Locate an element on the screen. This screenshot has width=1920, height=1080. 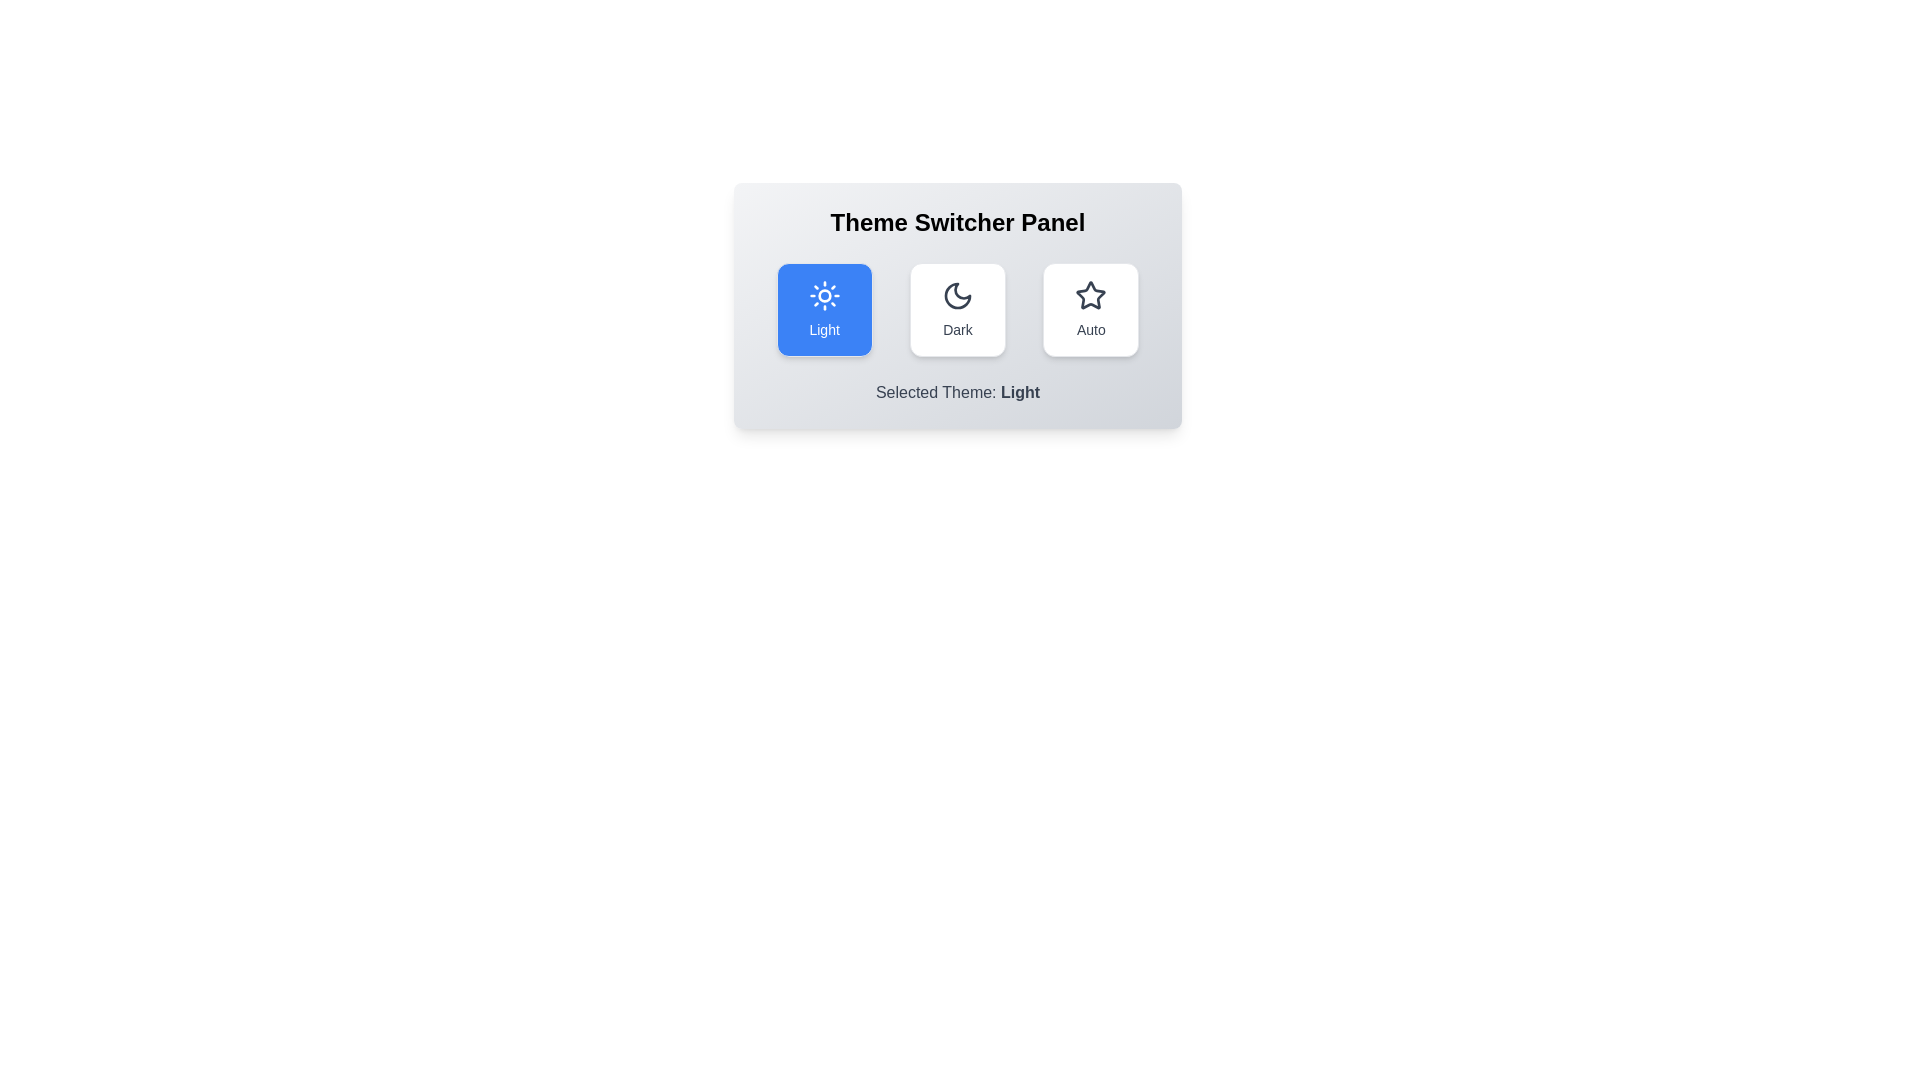
the dark theme icon located in the Theme Switcher Panel is located at coordinates (956, 296).